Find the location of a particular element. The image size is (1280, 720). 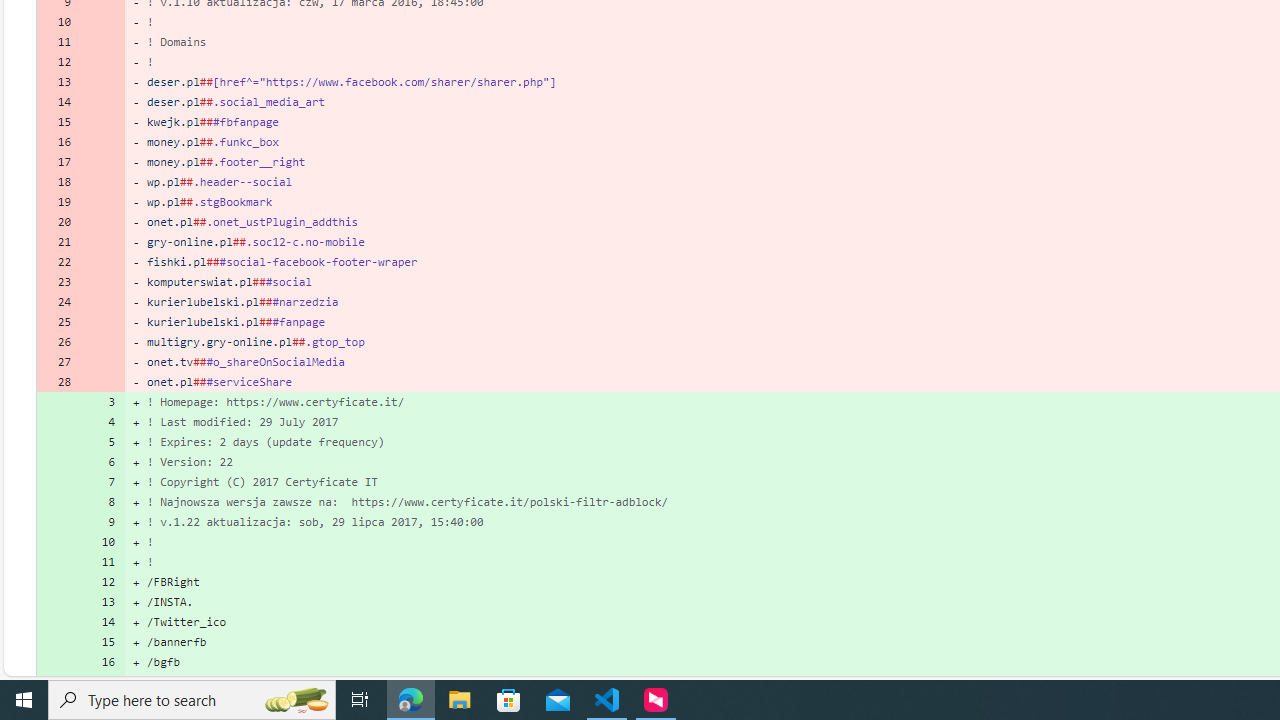

'24' is located at coordinates (58, 302).